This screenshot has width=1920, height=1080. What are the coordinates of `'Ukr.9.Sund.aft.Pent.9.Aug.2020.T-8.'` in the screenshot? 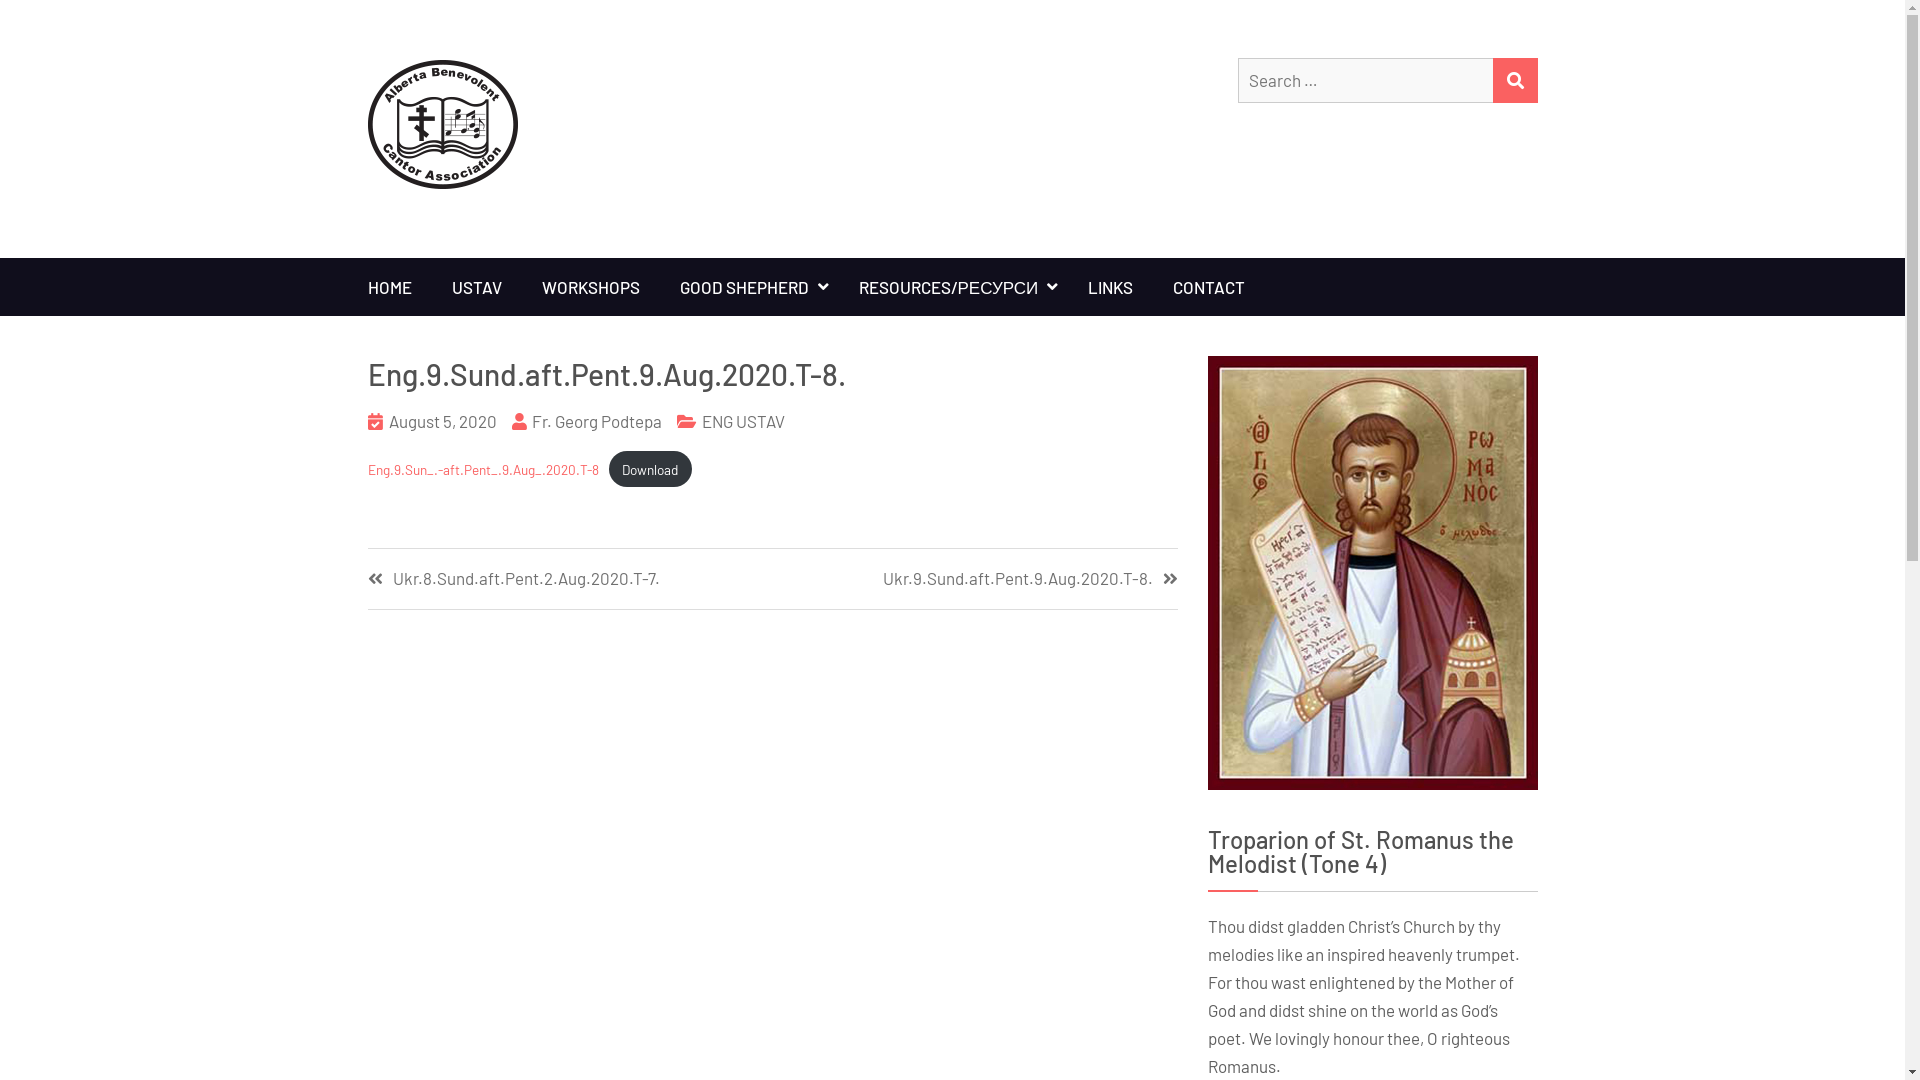 It's located at (974, 578).